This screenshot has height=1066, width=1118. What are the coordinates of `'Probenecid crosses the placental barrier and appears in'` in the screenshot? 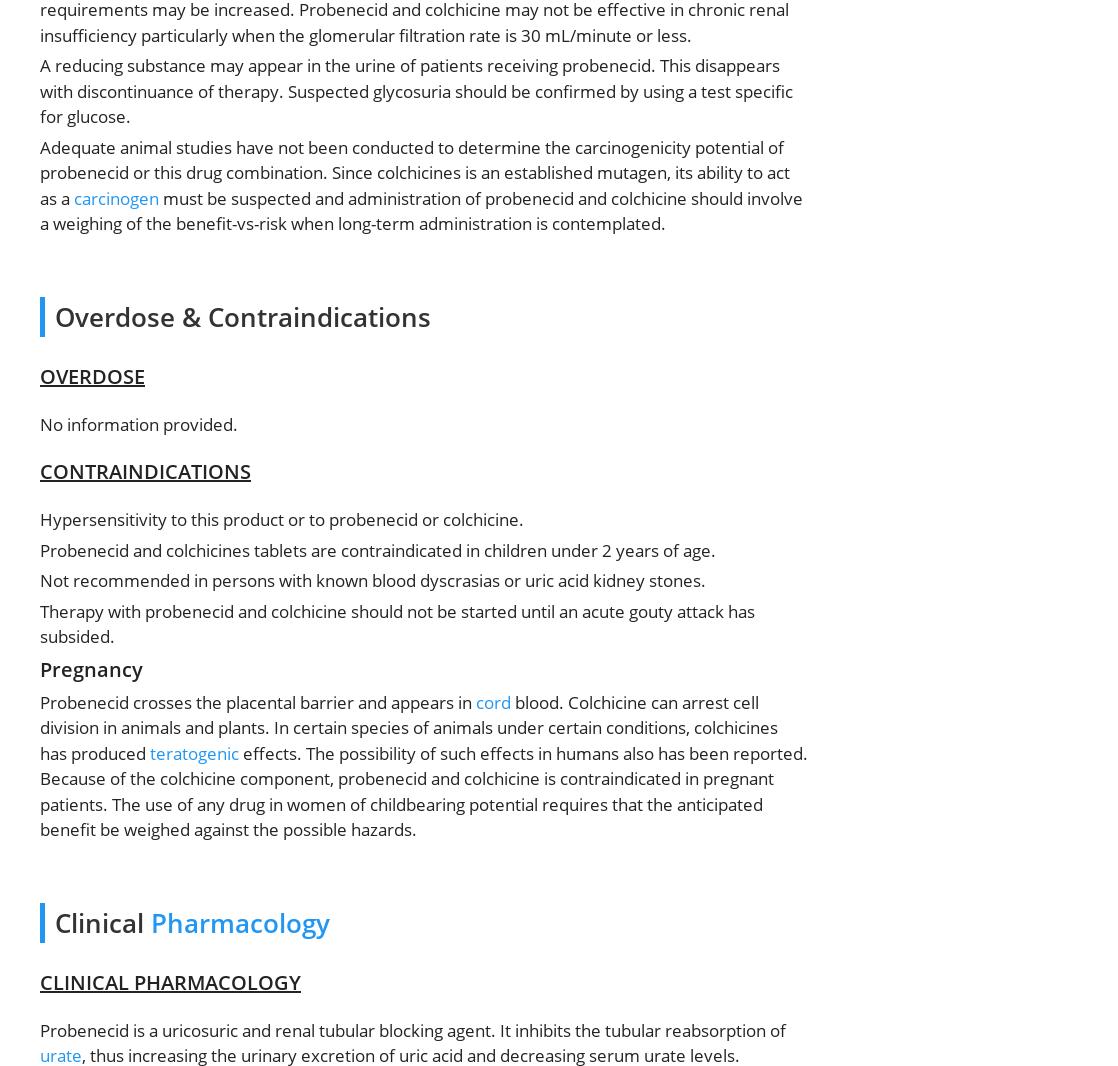 It's located at (258, 700).